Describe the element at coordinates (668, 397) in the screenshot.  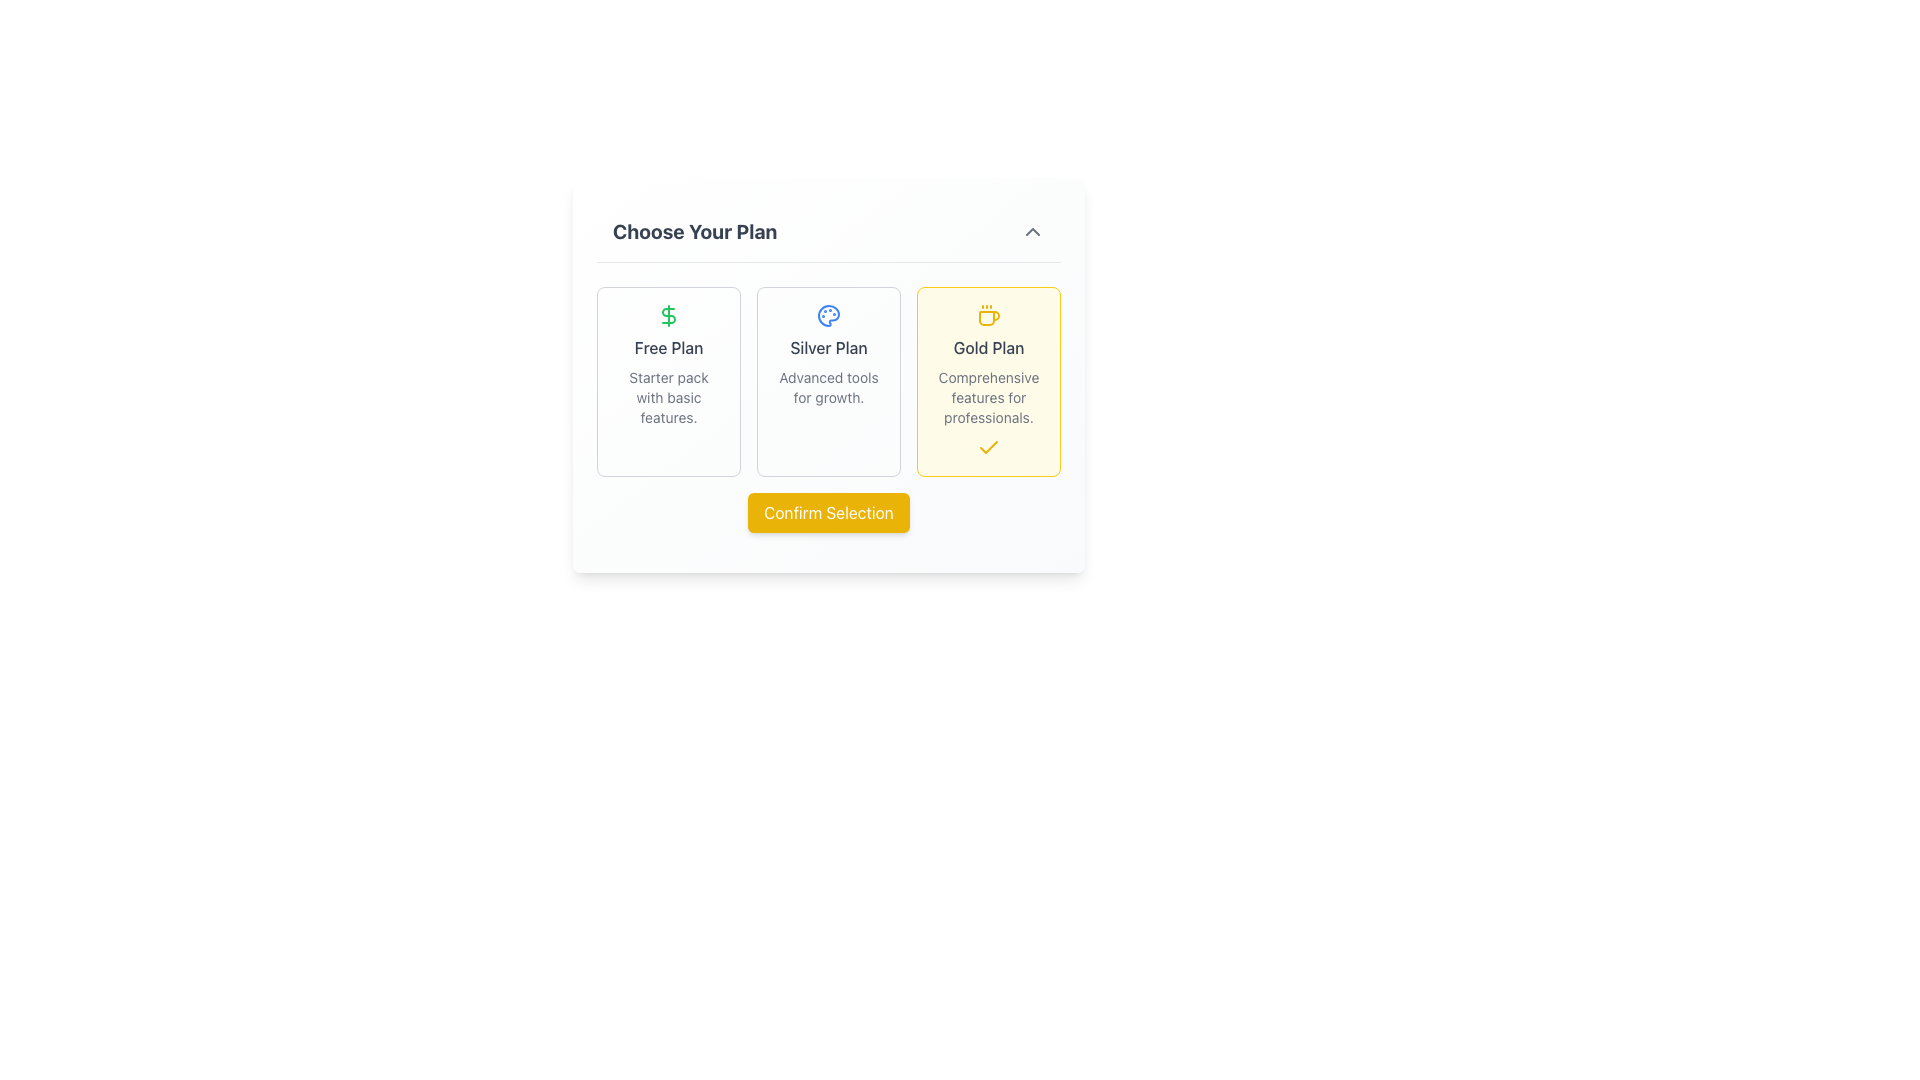
I see `the Text Label that reads 'Starter pack with basic features', which is part of the 'Free Plan' card located beneath the title 'Free Plan' in the 'Choose Your Plan' section` at that location.